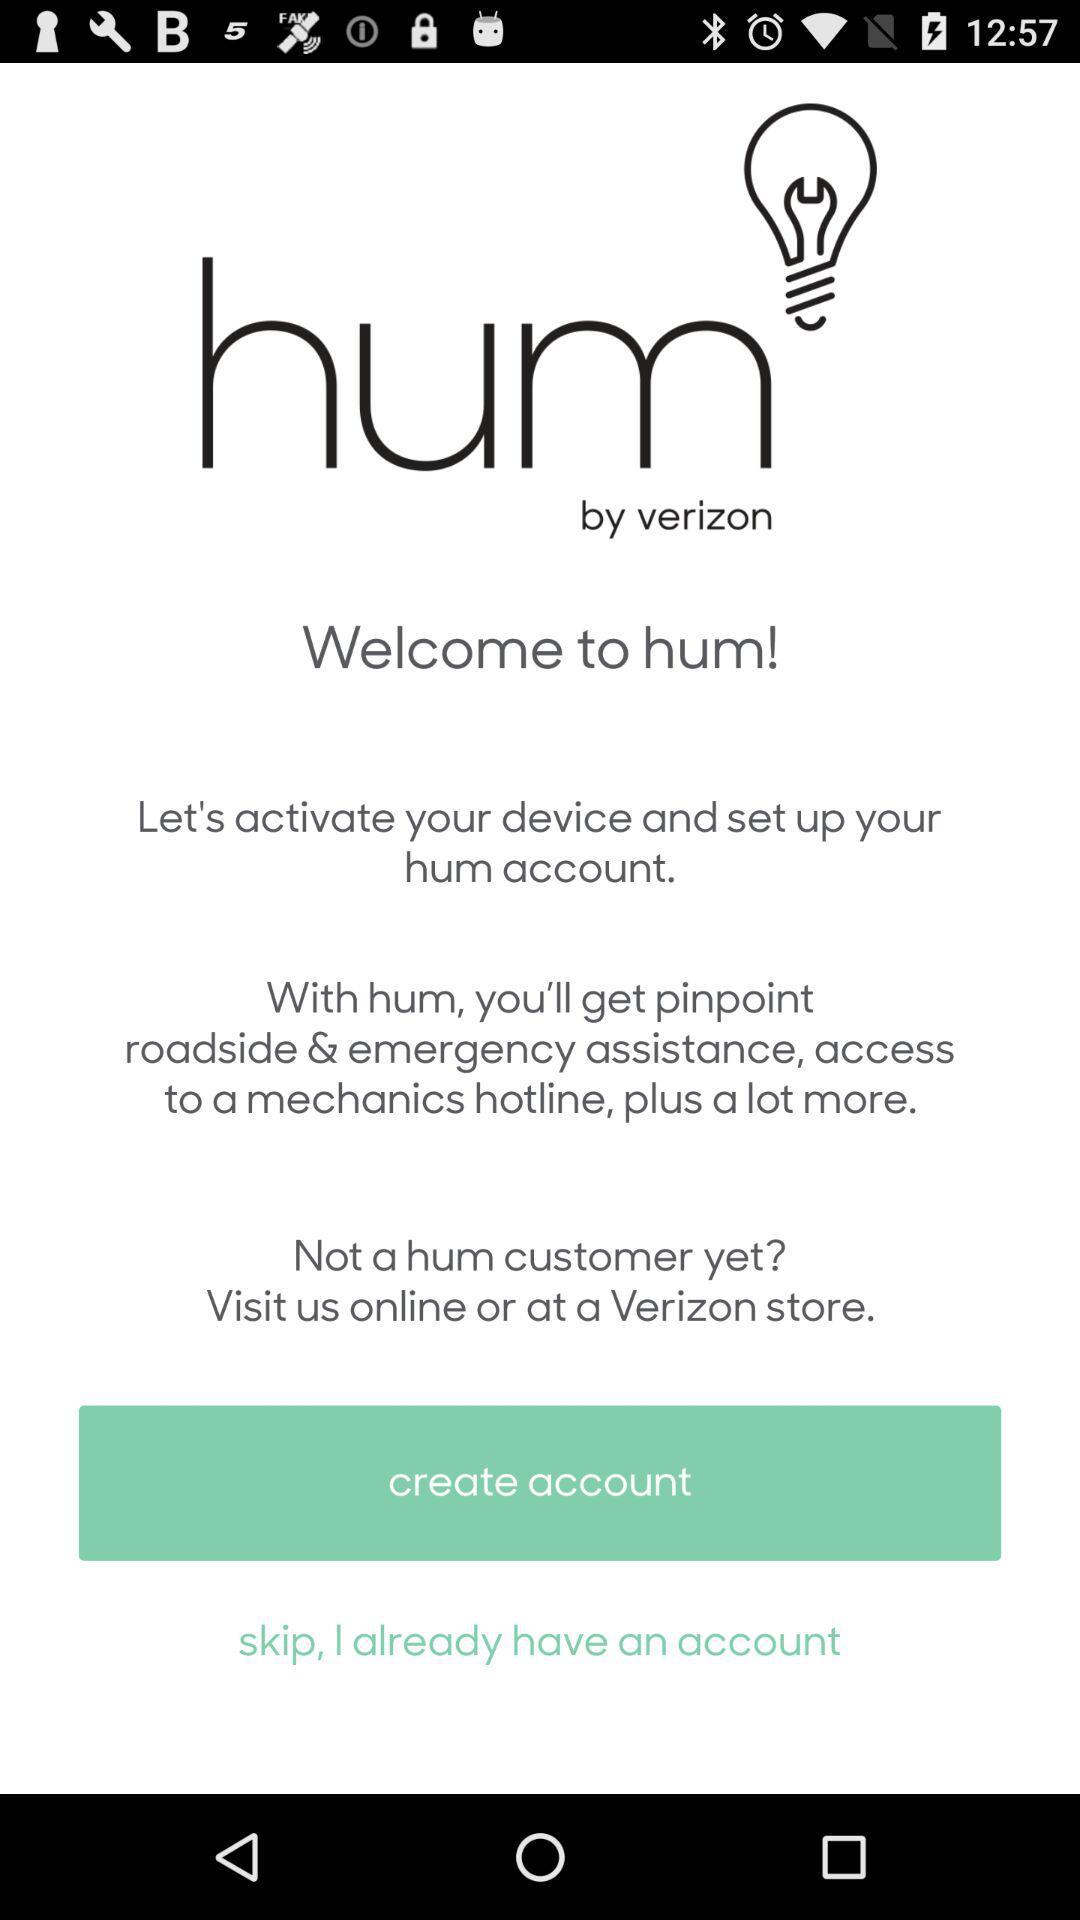  I want to click on the skip i already icon, so click(540, 1638).